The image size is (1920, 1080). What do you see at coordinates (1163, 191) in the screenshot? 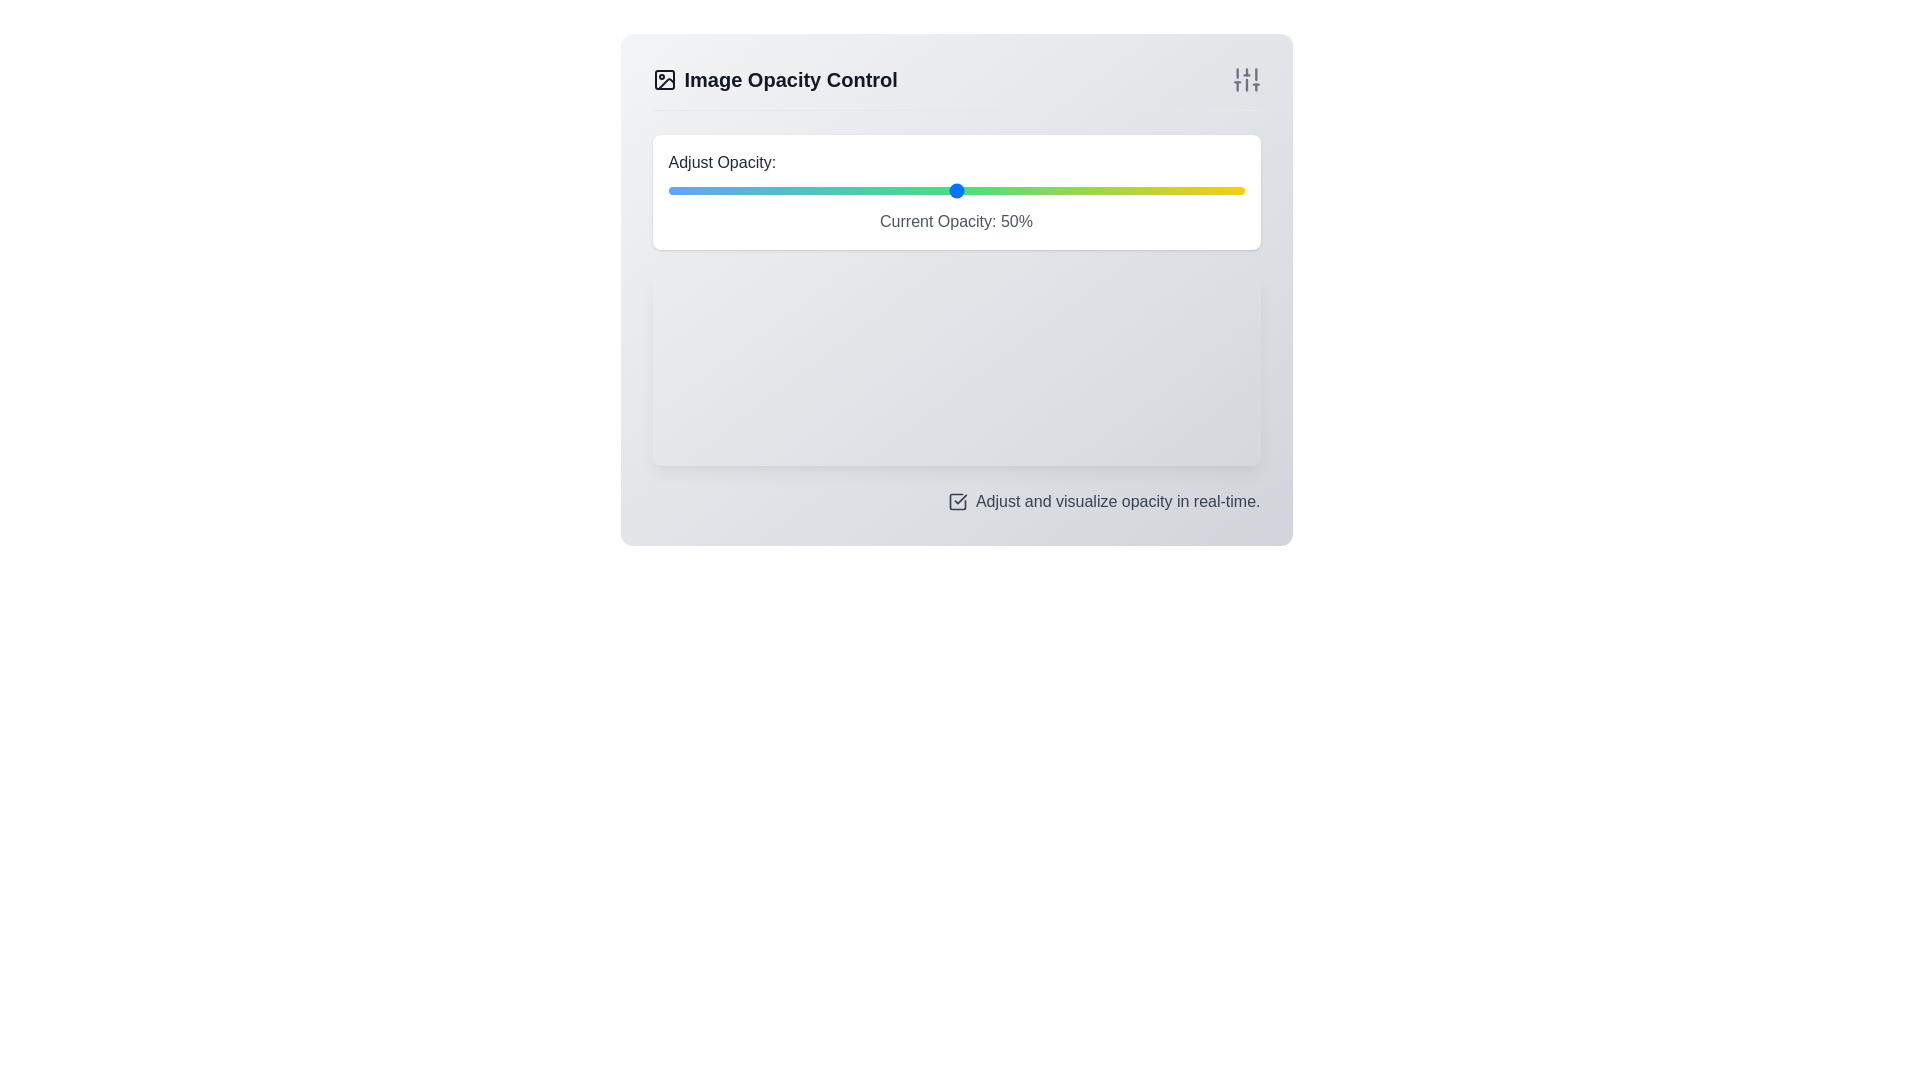
I see `the opacity` at bounding box center [1163, 191].